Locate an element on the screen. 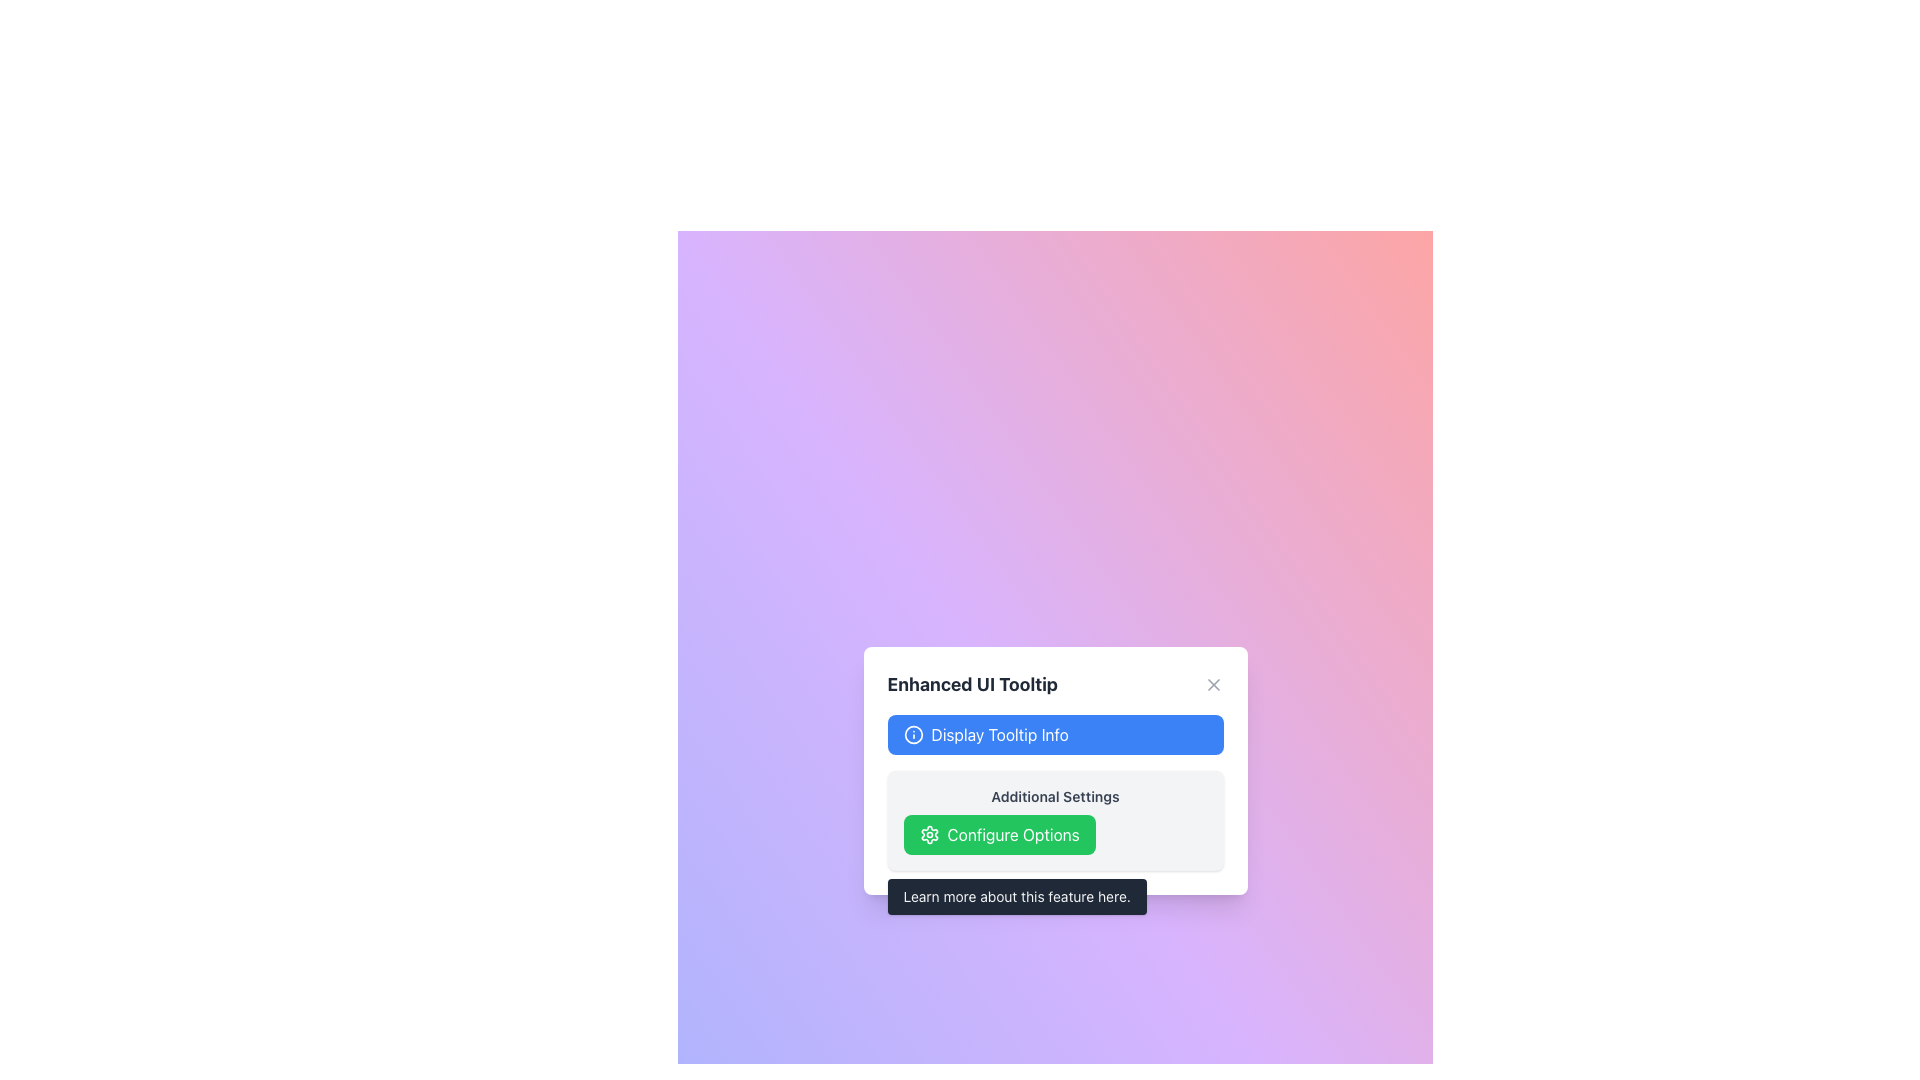 This screenshot has height=1080, width=1920. information displayed in the tooltip with white text that says 'Learn more about this feature here.', which is positioned below the 'Configure Options' section is located at coordinates (1017, 896).